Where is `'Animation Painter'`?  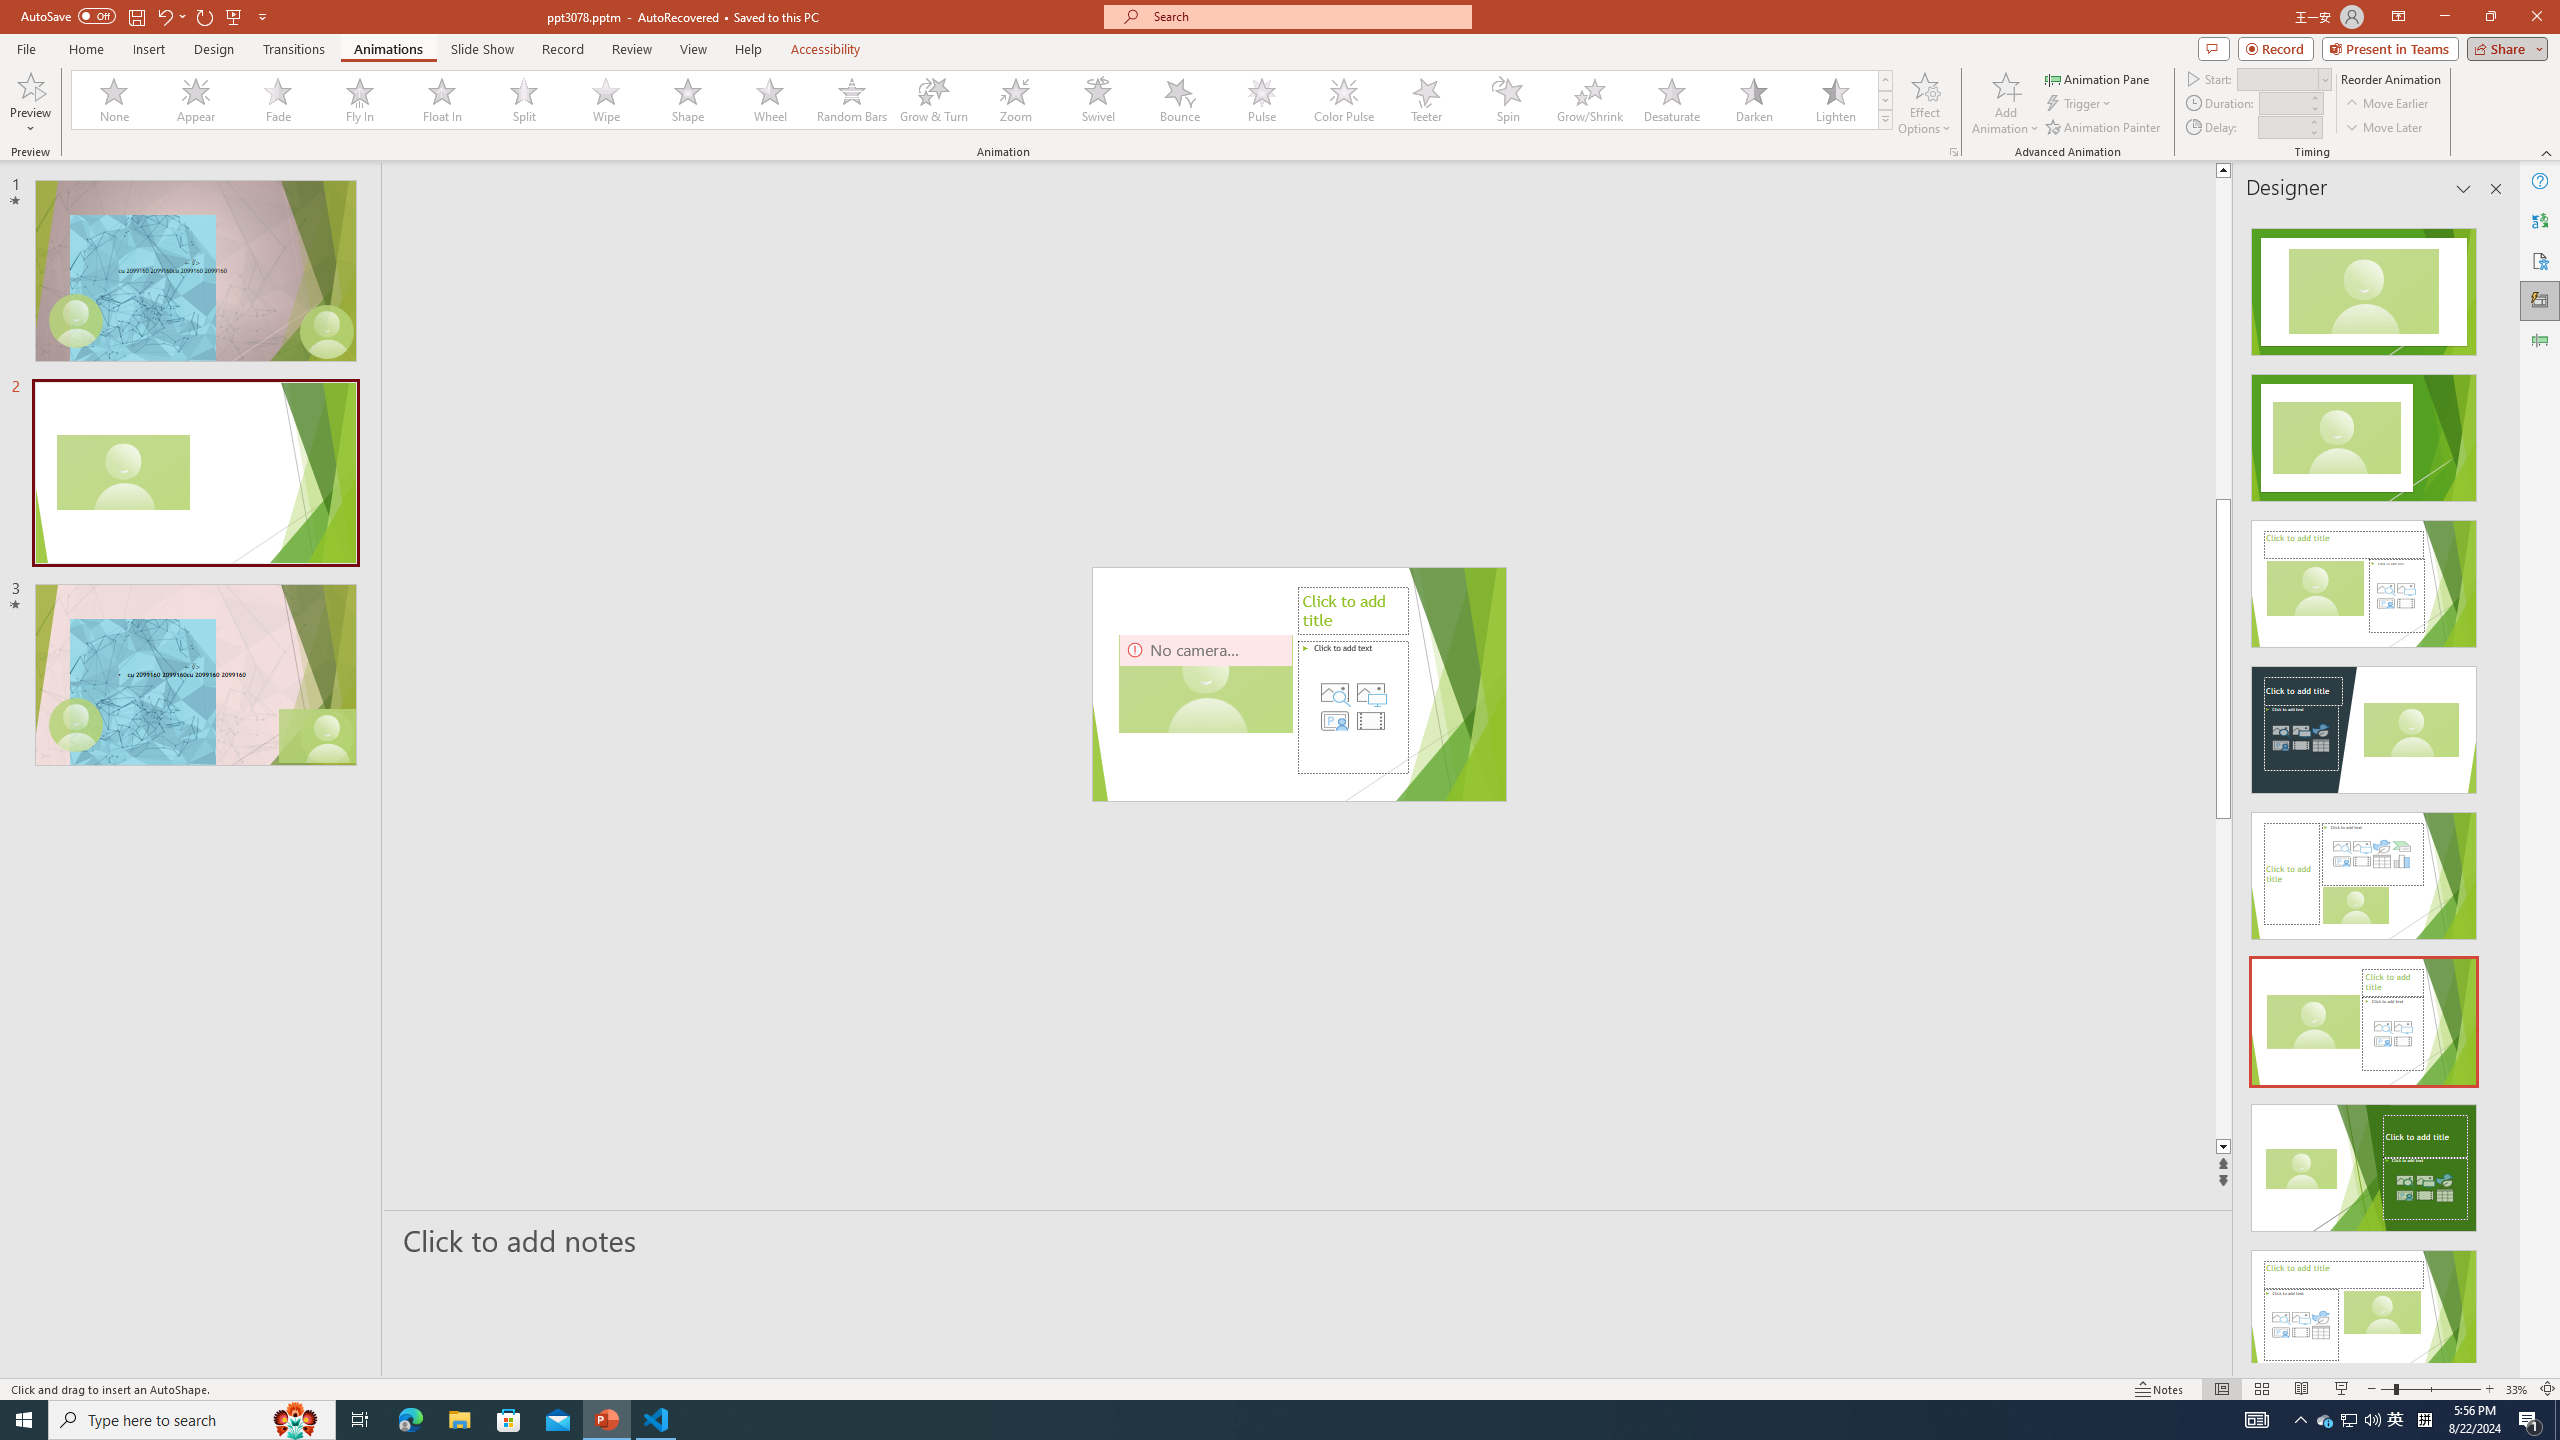 'Animation Painter' is located at coordinates (2103, 127).